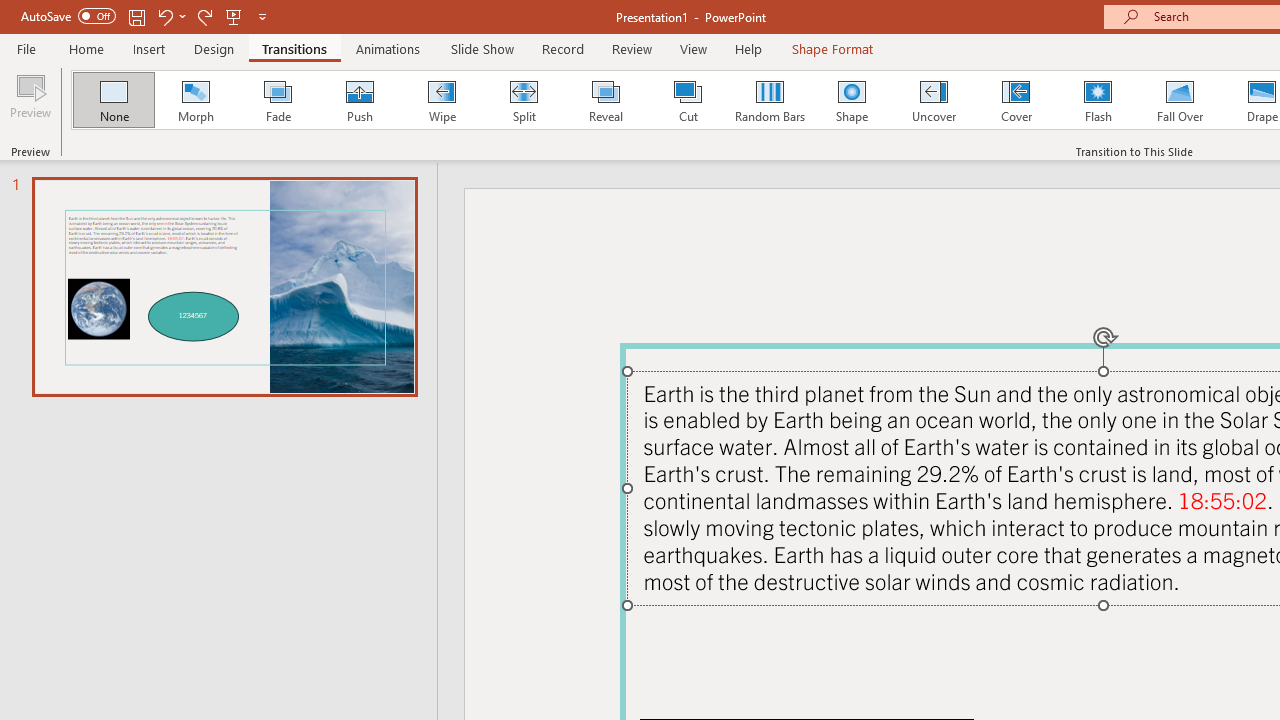 The width and height of the screenshot is (1280, 720). What do you see at coordinates (195, 100) in the screenshot?
I see `'Morph'` at bounding box center [195, 100].